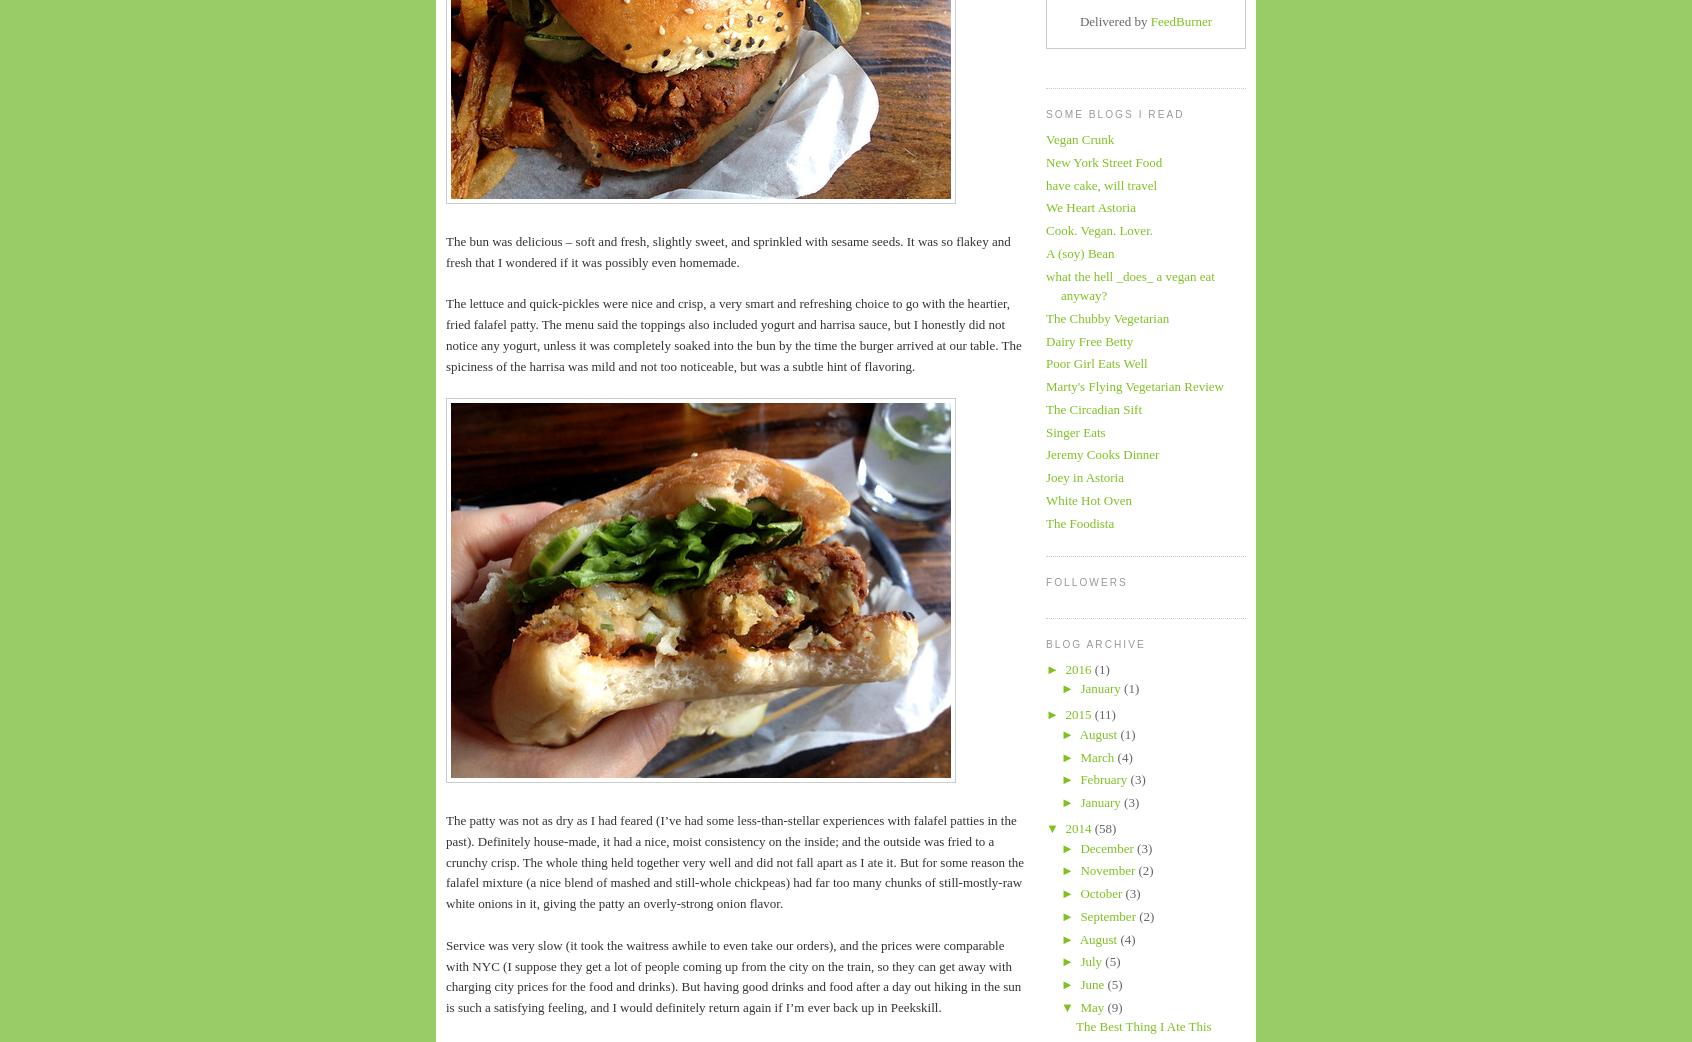 This screenshot has width=1692, height=1042. What do you see at coordinates (1094, 407) in the screenshot?
I see `'The Circadian Sift'` at bounding box center [1094, 407].